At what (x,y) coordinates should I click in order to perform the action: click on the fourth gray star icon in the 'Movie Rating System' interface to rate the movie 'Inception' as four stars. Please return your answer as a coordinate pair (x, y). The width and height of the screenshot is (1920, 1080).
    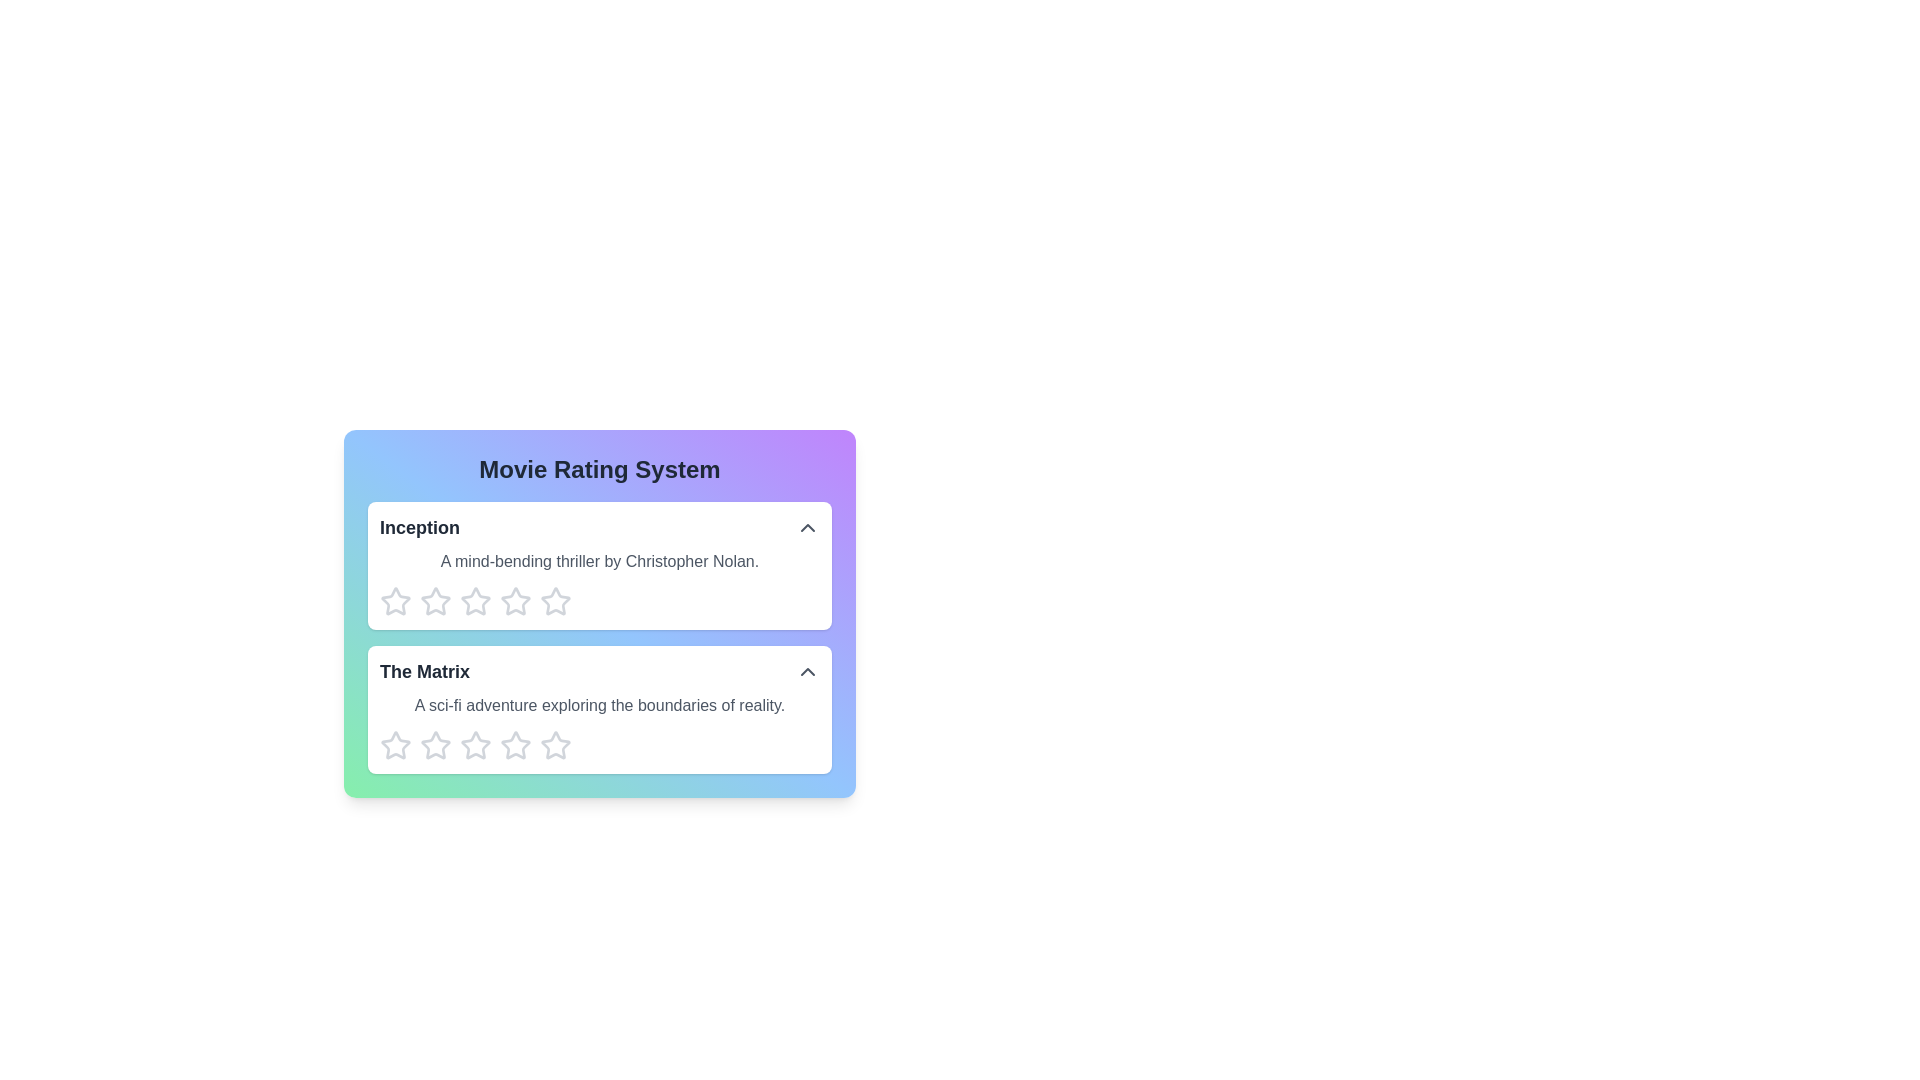
    Looking at the image, I should click on (556, 600).